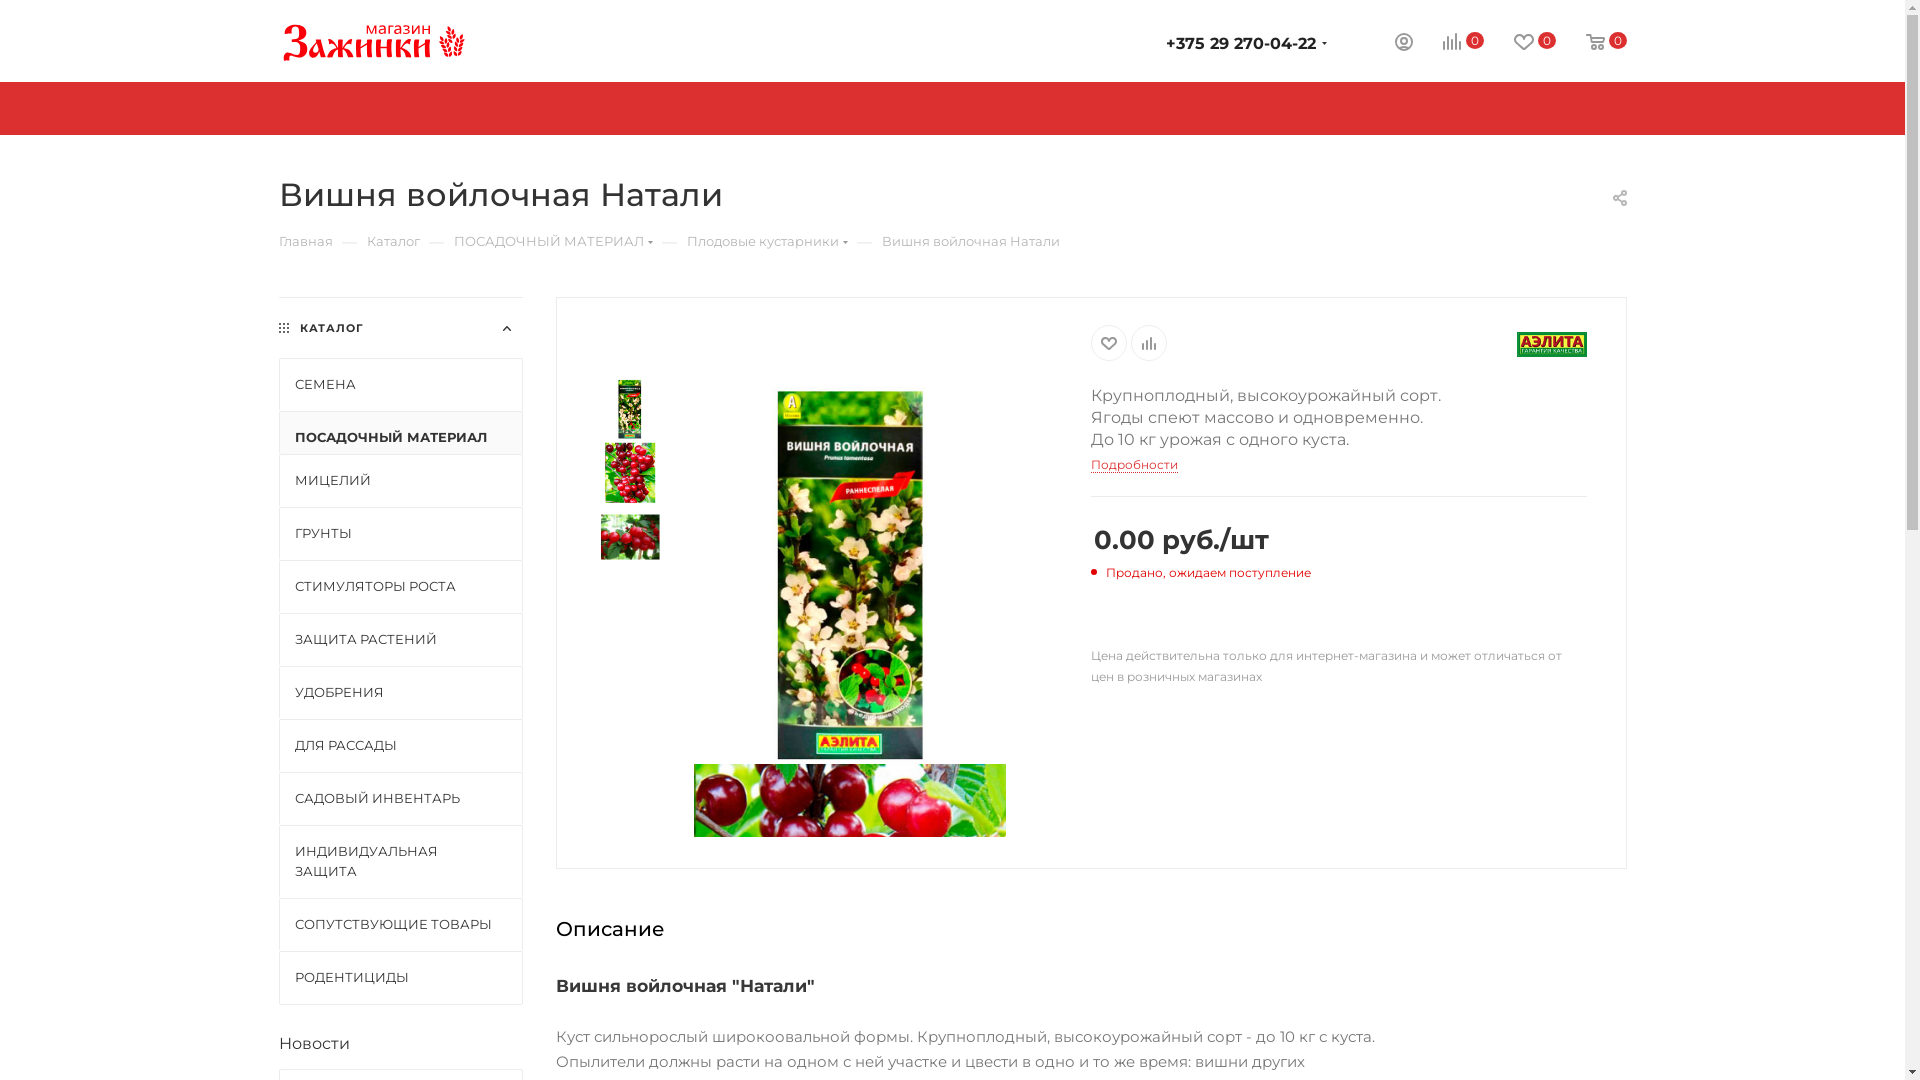 Image resolution: width=1920 pixels, height=1080 pixels. I want to click on 'zazhinki.by', so click(373, 41).